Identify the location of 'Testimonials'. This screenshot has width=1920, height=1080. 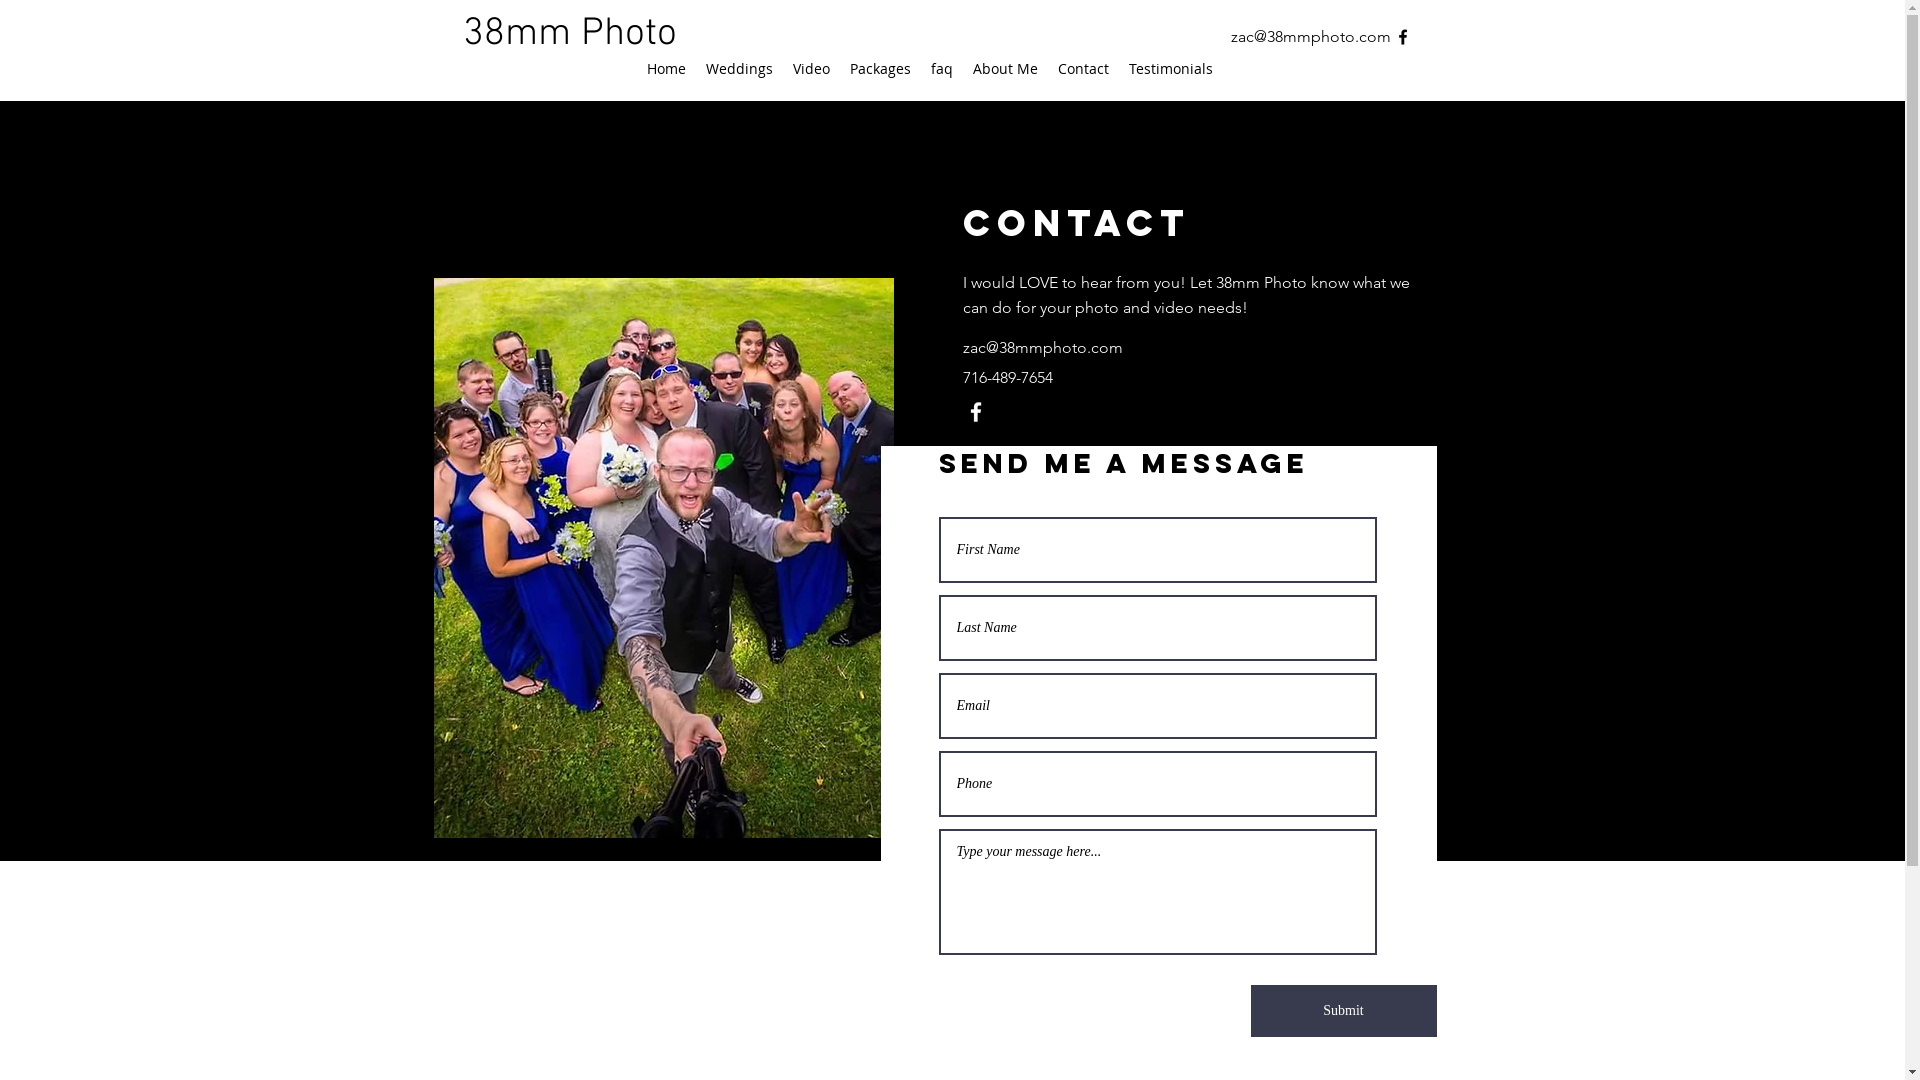
(1170, 68).